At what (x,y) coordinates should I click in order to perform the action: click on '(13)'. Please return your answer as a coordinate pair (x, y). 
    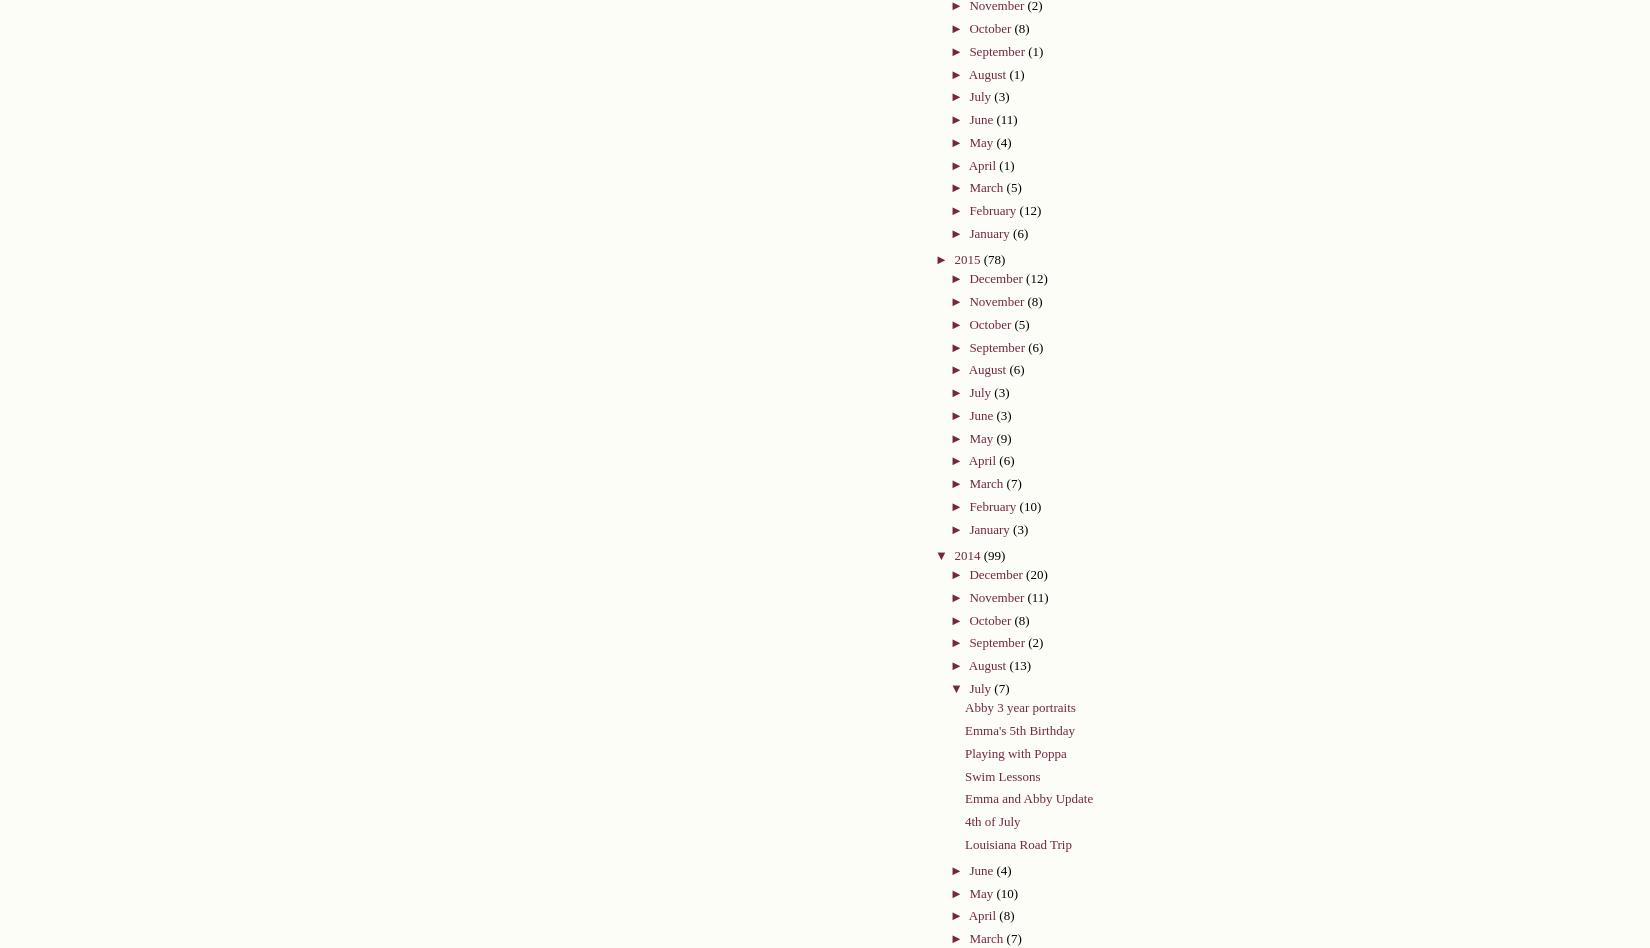
    Looking at the image, I should click on (1008, 664).